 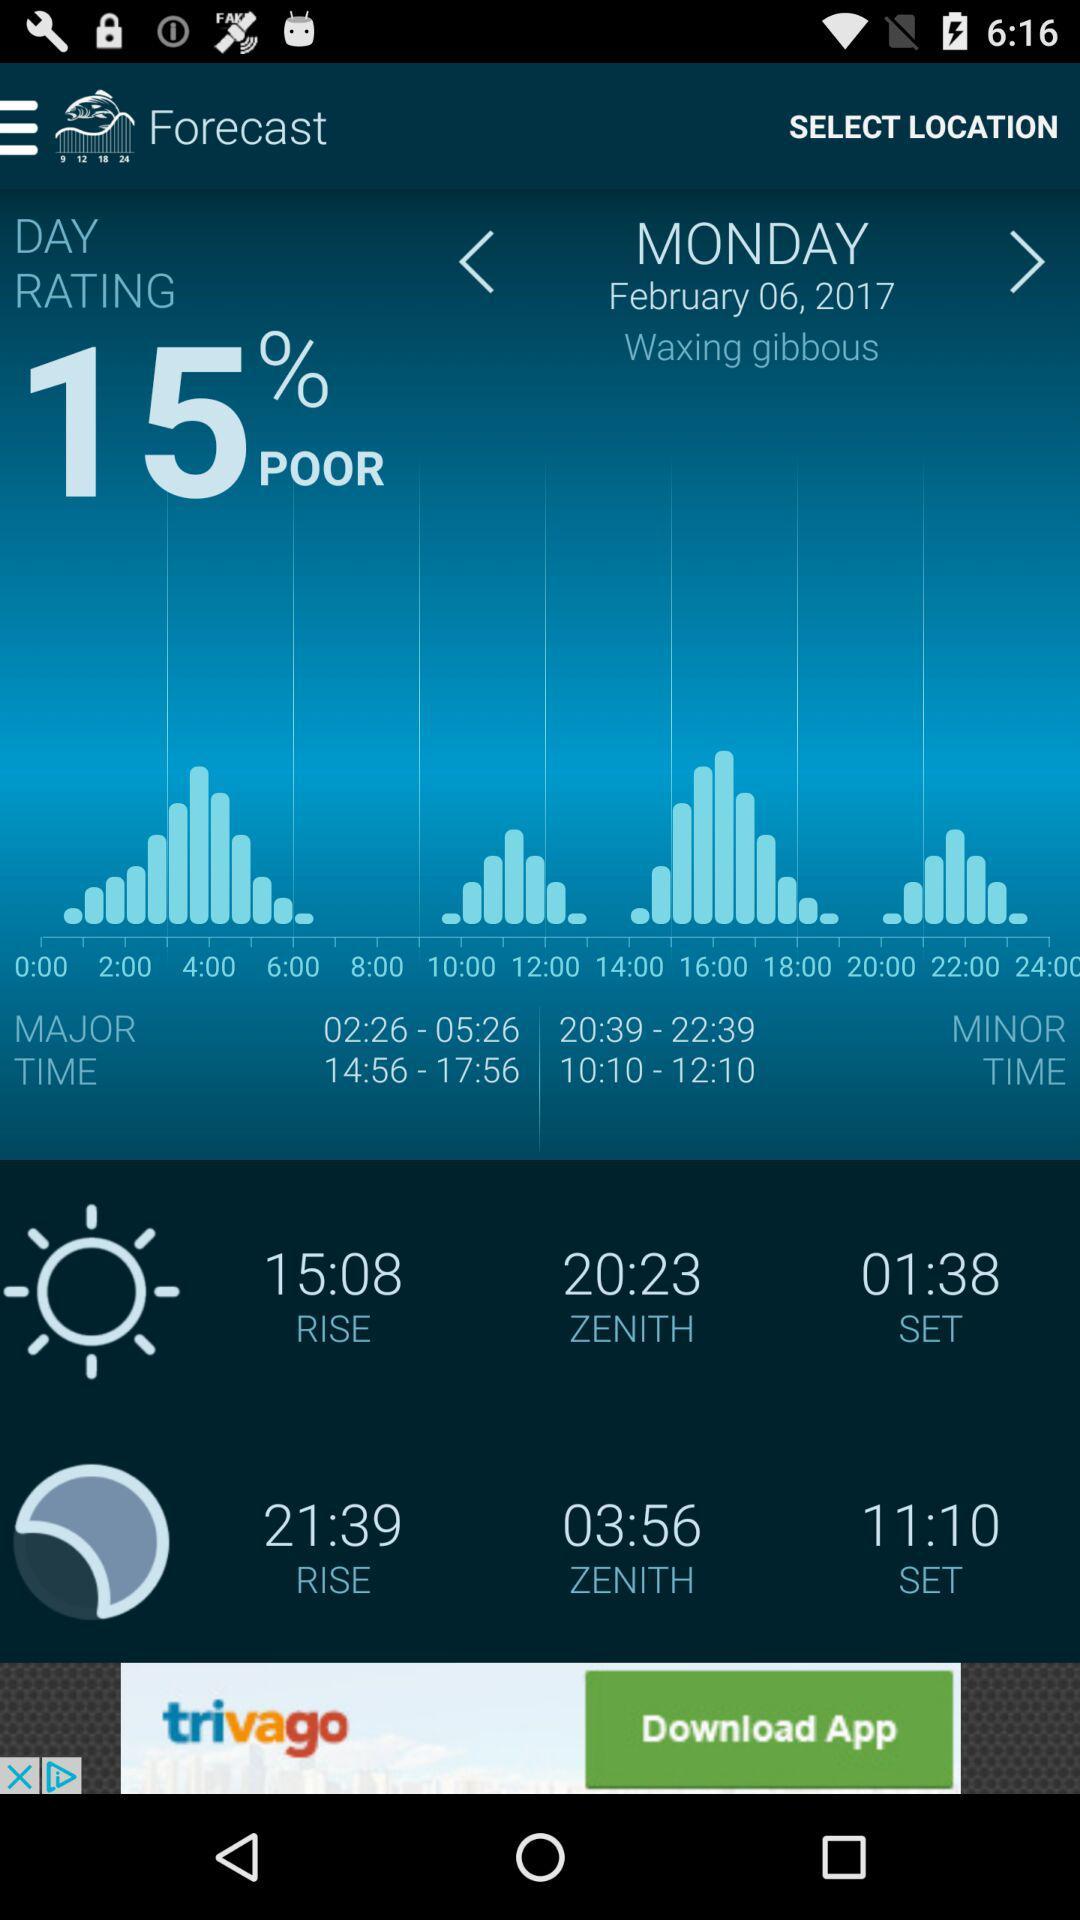 What do you see at coordinates (1027, 279) in the screenshot?
I see `the arrow_forward icon` at bounding box center [1027, 279].